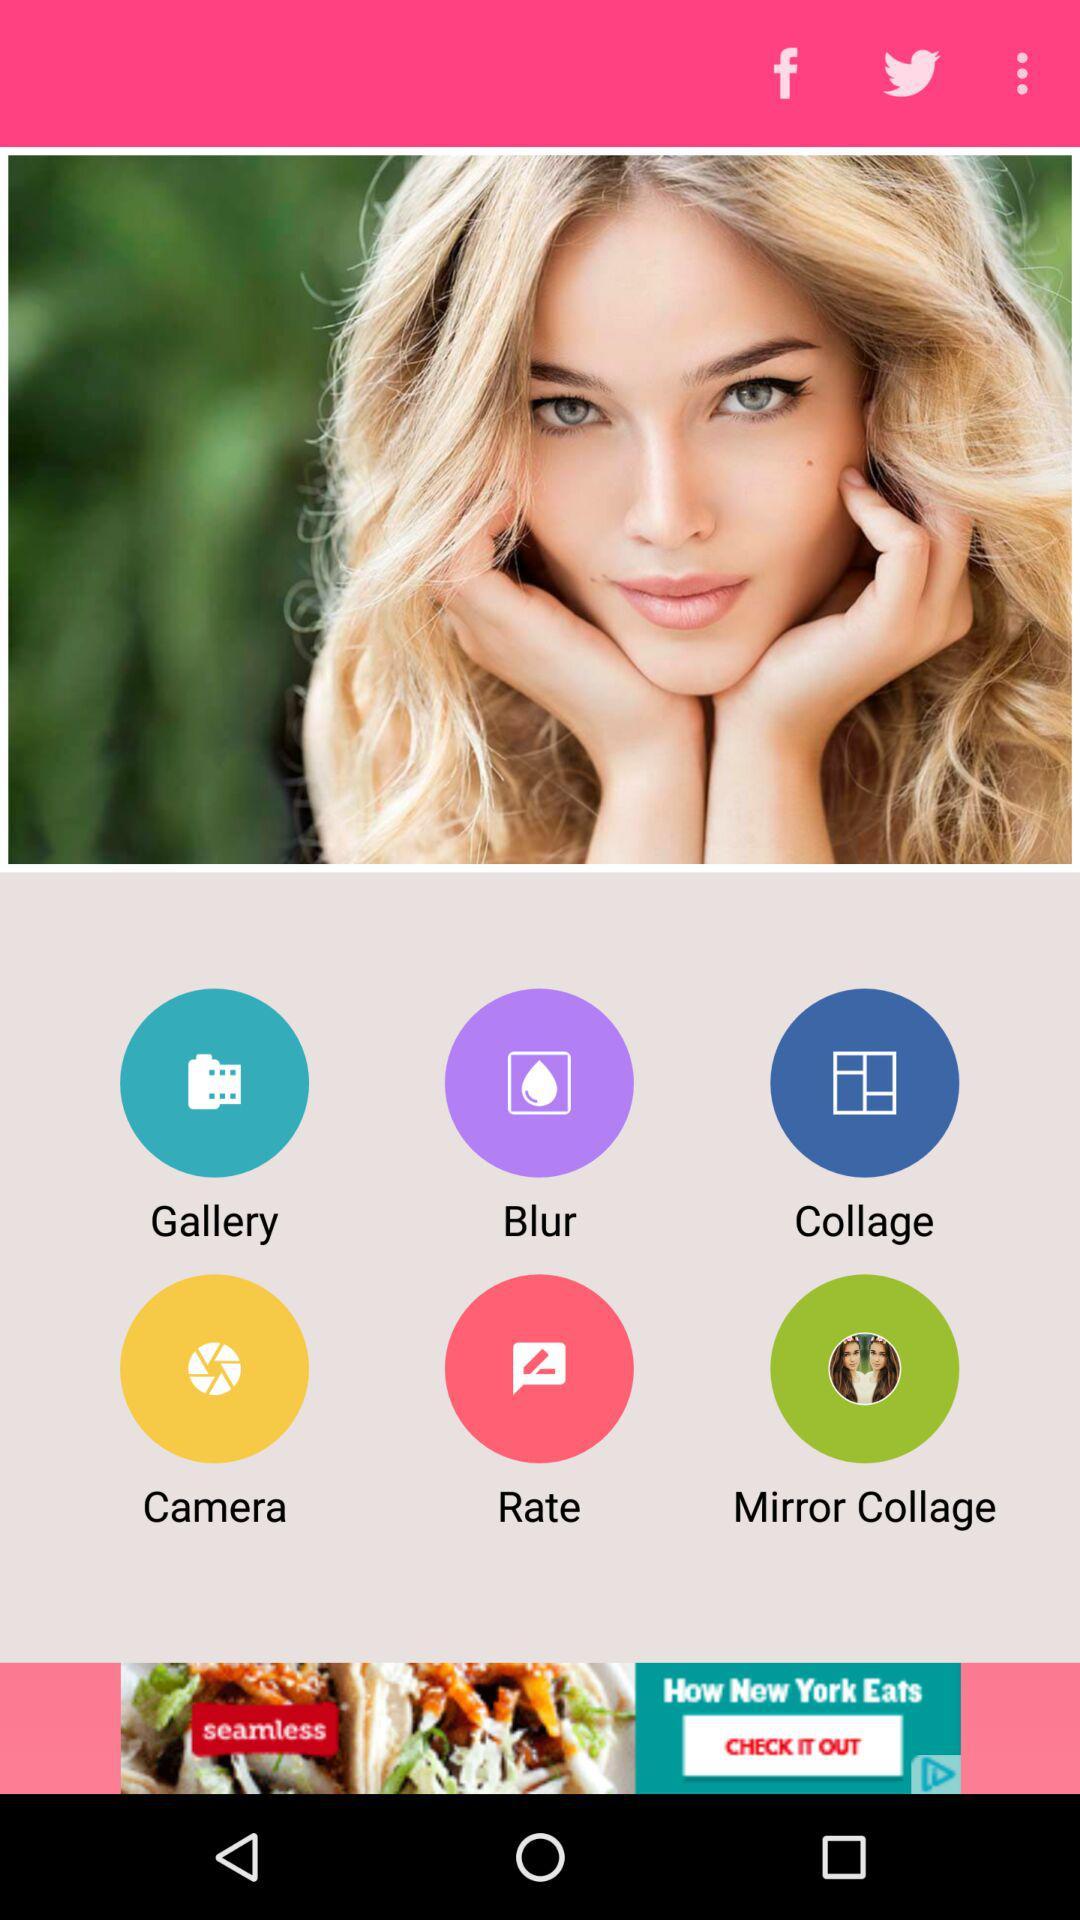  I want to click on click camera icon, so click(214, 1367).